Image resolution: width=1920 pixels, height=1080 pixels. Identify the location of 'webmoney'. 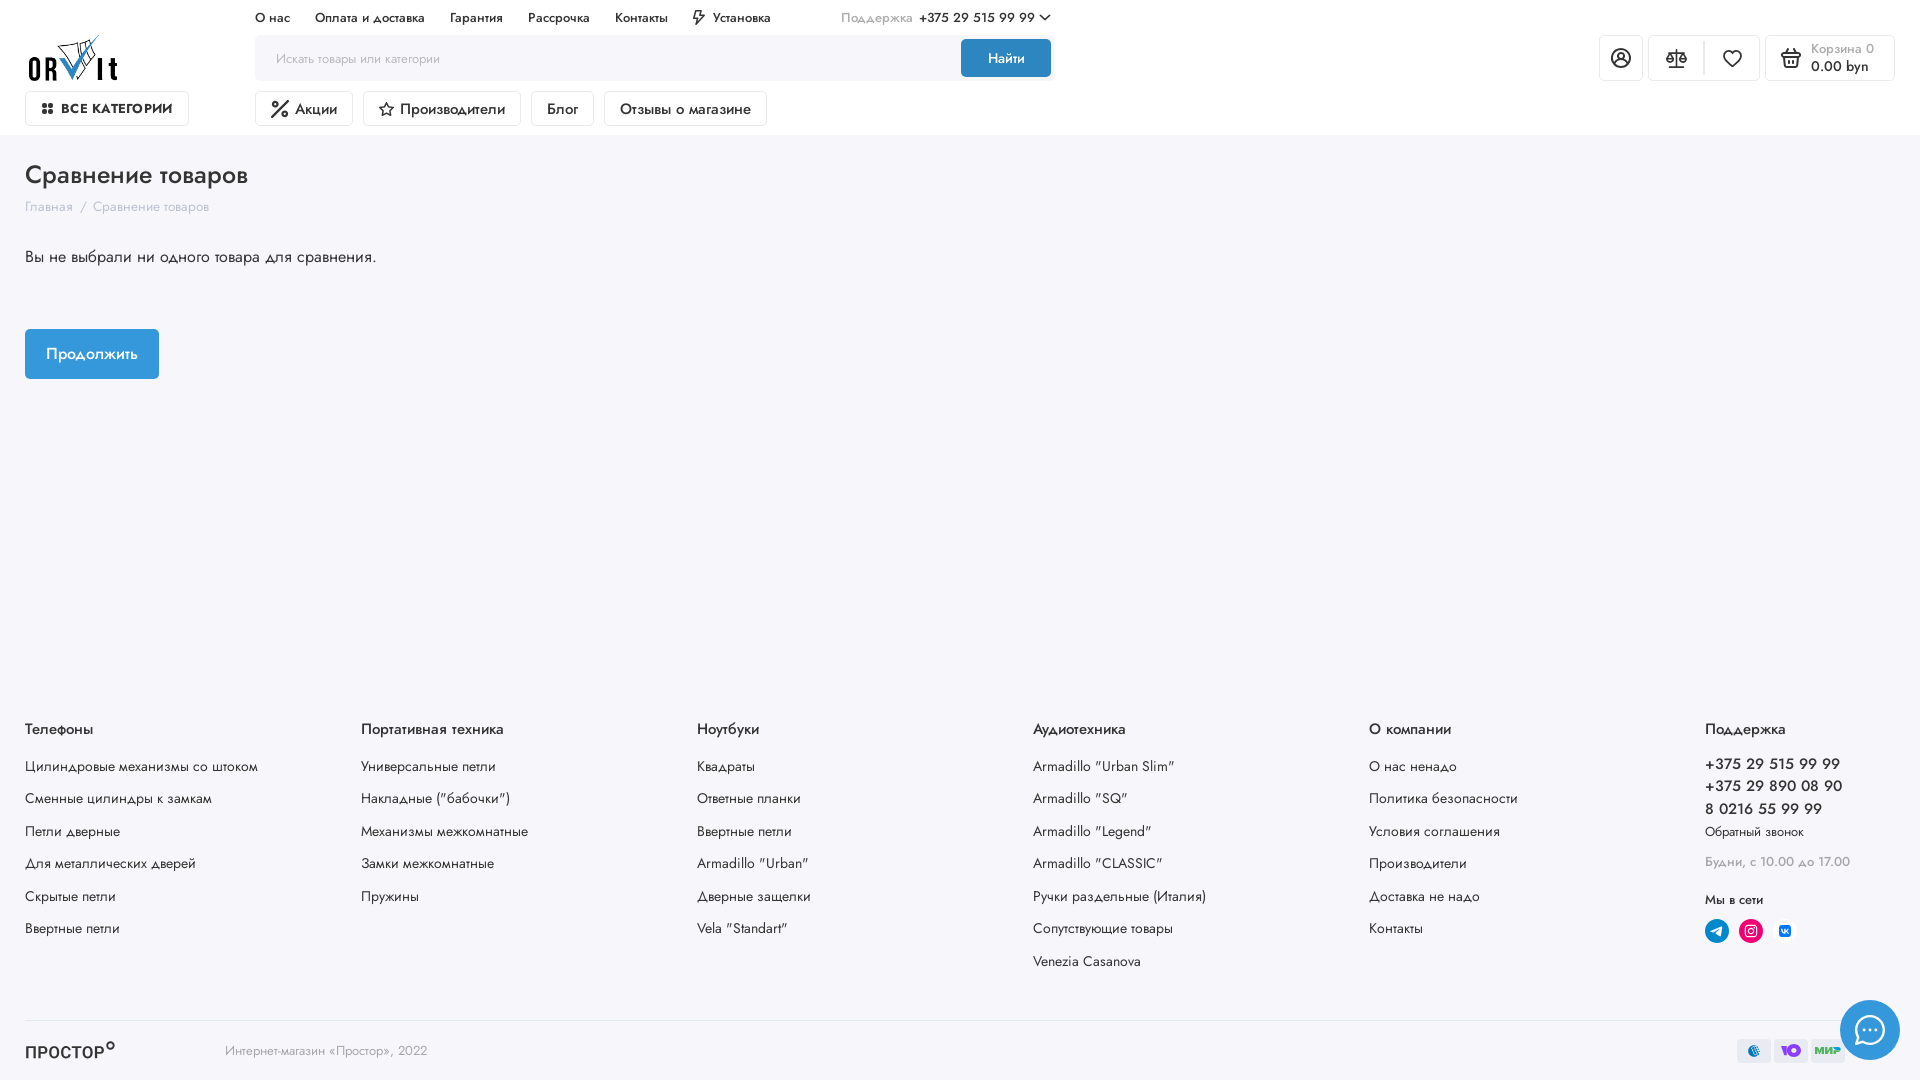
(1828, 1049).